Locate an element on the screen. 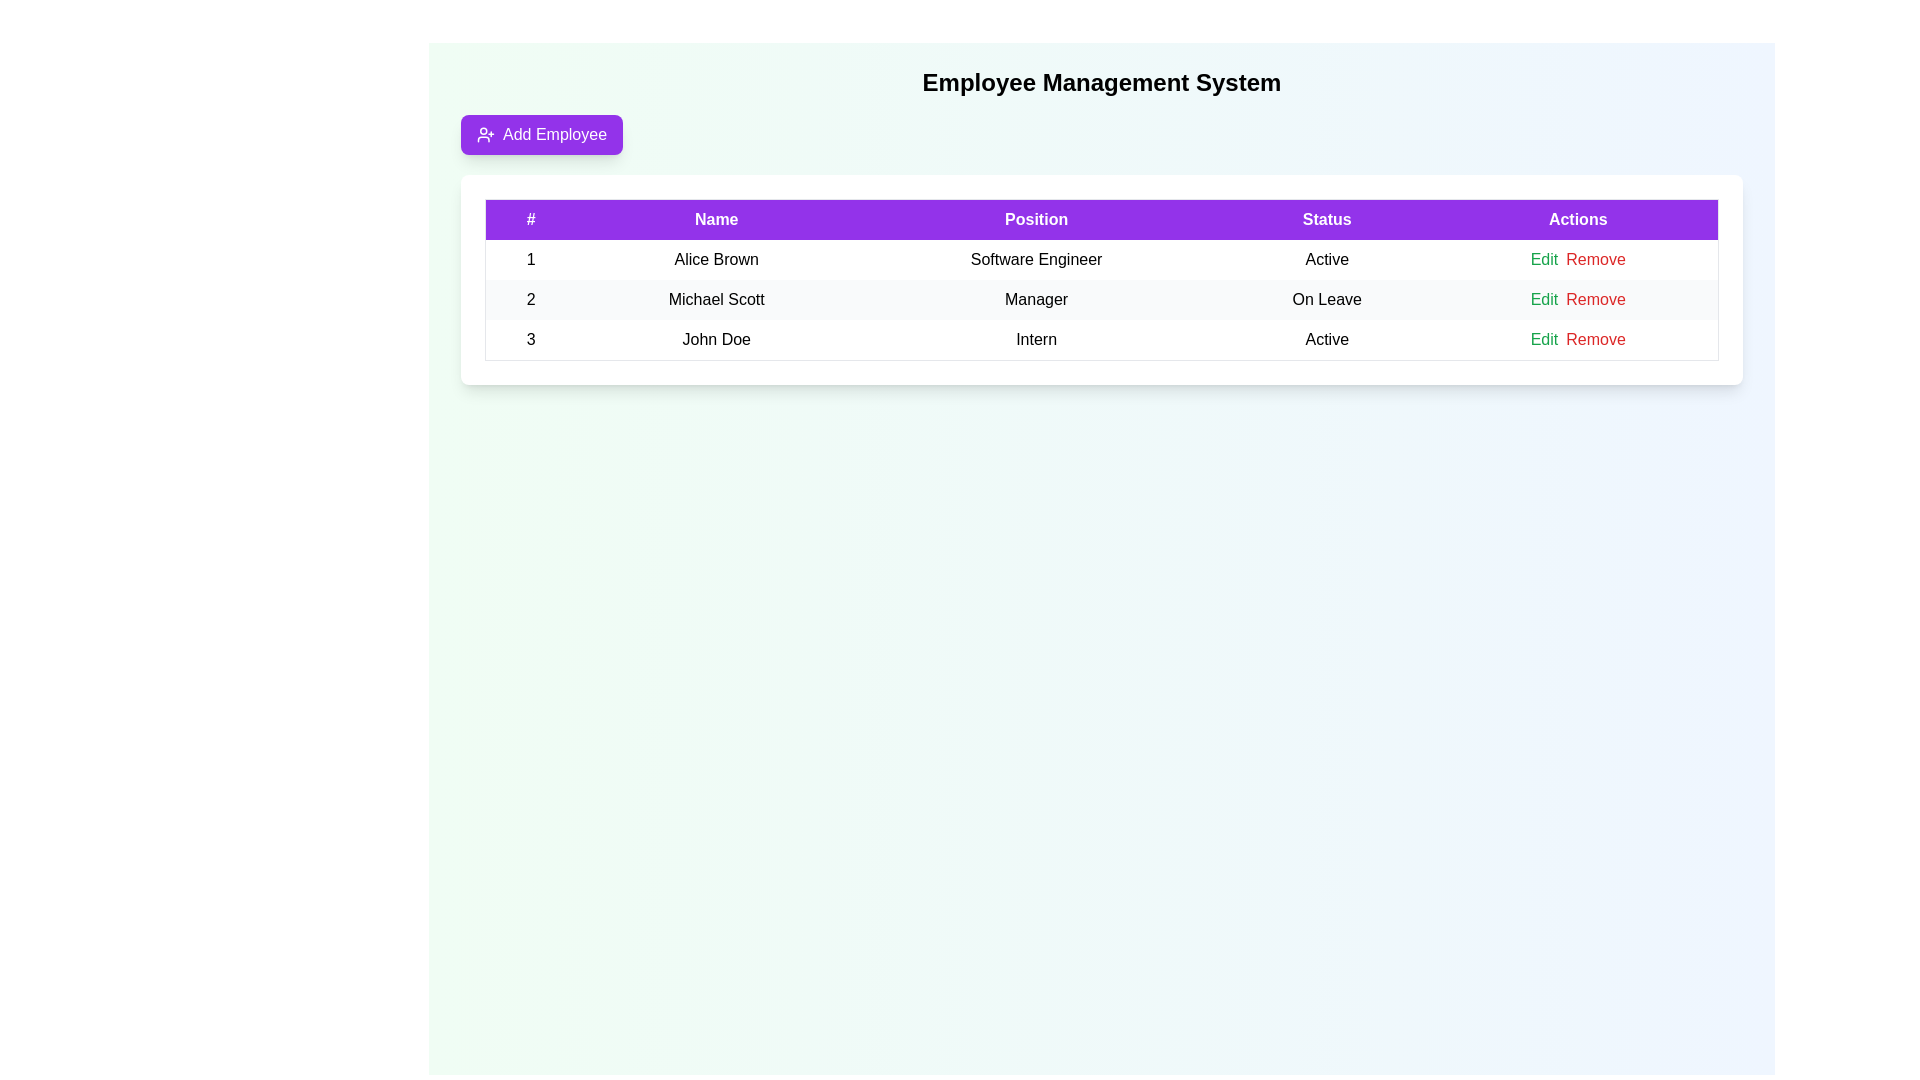 This screenshot has height=1080, width=1920. the 'On Leave' text label in the 'Status' column for row '2' associated with 'Michael Scott' as 'Manager' is located at coordinates (1327, 300).